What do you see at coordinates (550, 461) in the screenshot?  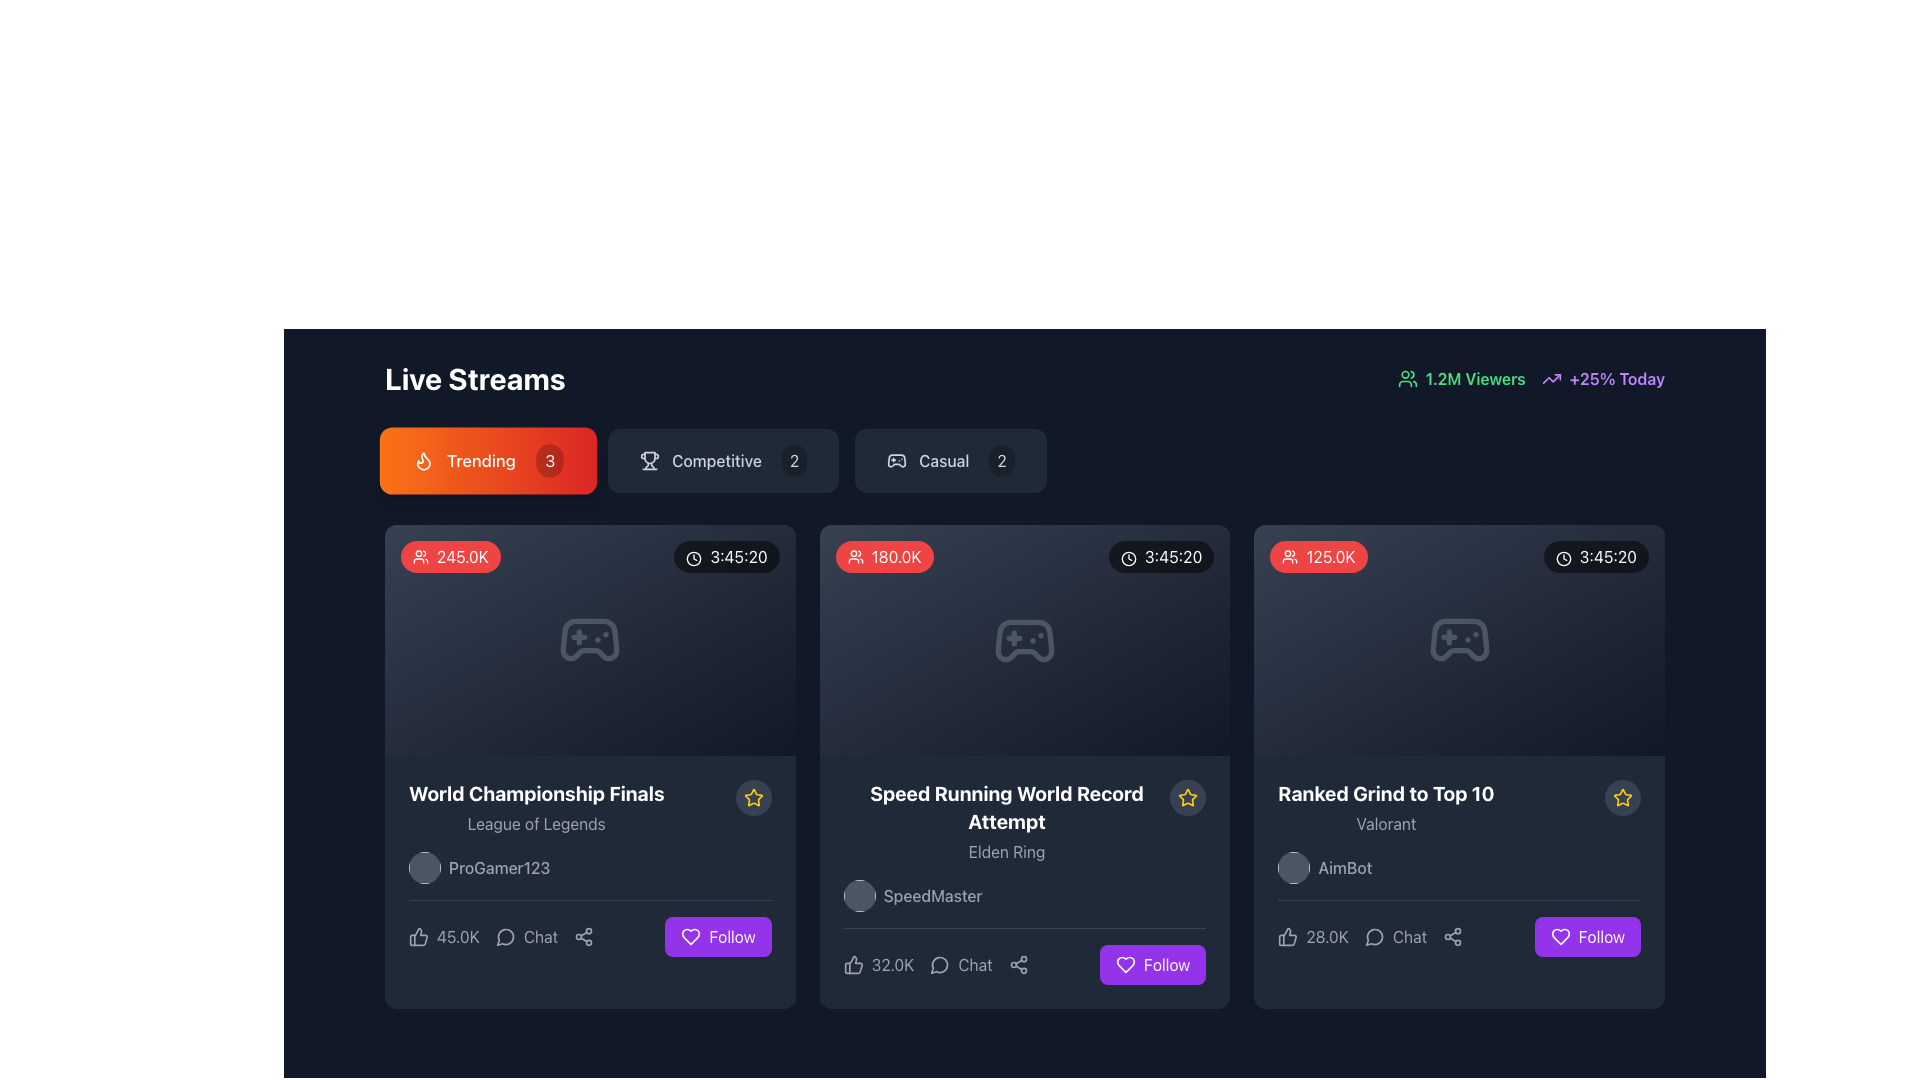 I see `counter value displayed on the circular badge with the number '3' in white text over a semi-transparent black background, located in the top-right corner of the 'Trending' button` at bounding box center [550, 461].